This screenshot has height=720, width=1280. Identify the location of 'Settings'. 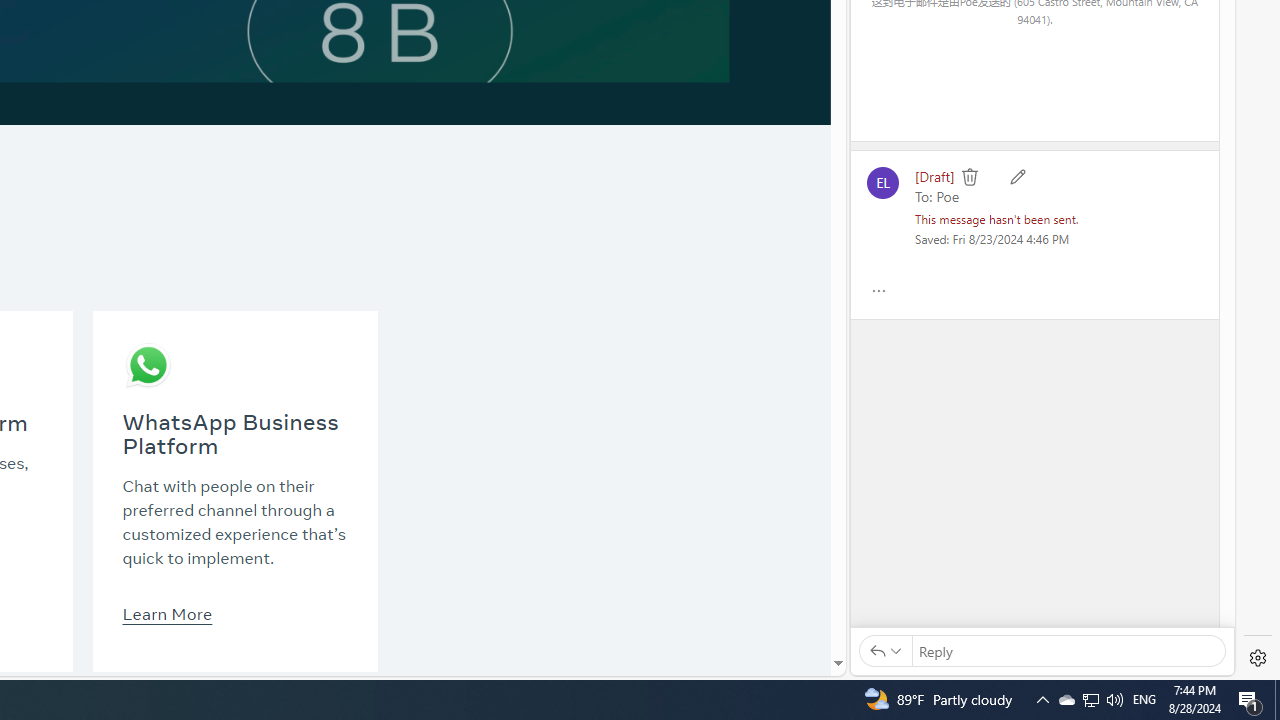
(1257, 658).